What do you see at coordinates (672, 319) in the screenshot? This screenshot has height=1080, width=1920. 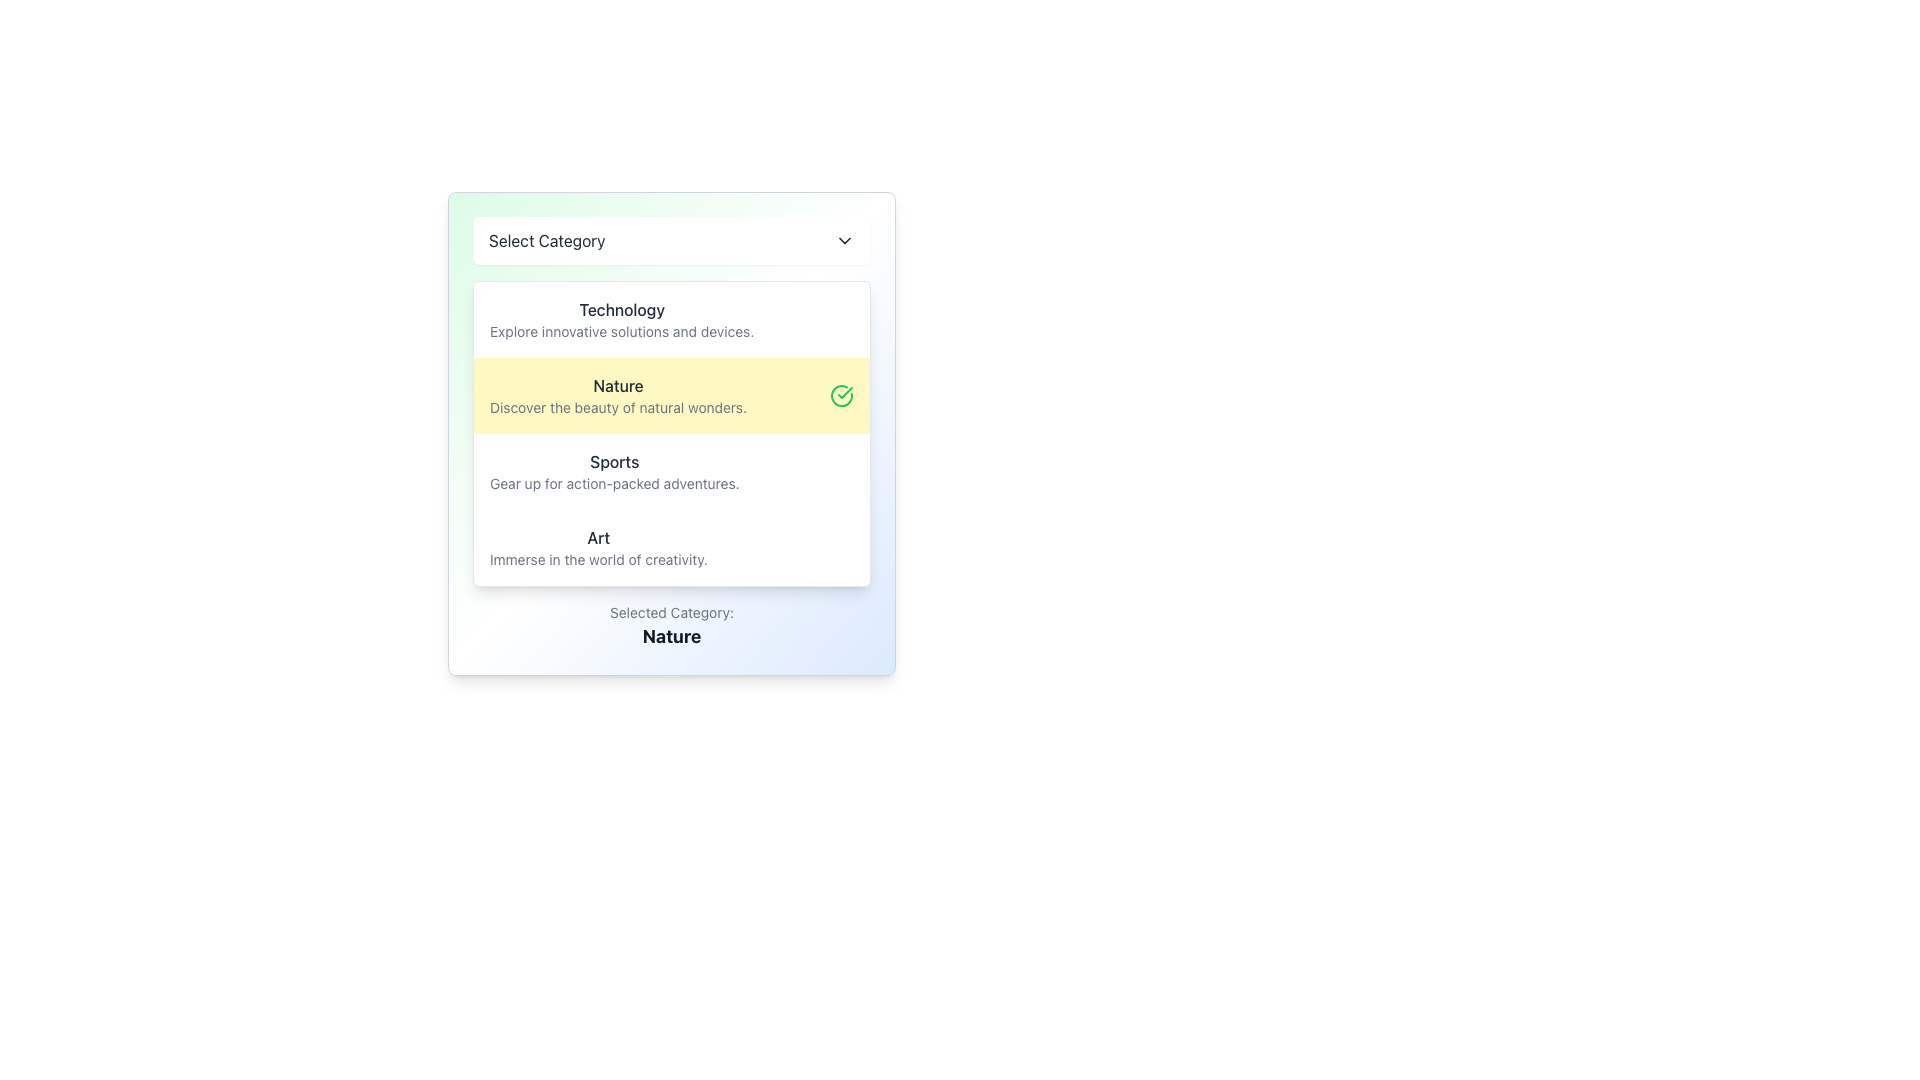 I see `the first selectable item in the category list` at bounding box center [672, 319].